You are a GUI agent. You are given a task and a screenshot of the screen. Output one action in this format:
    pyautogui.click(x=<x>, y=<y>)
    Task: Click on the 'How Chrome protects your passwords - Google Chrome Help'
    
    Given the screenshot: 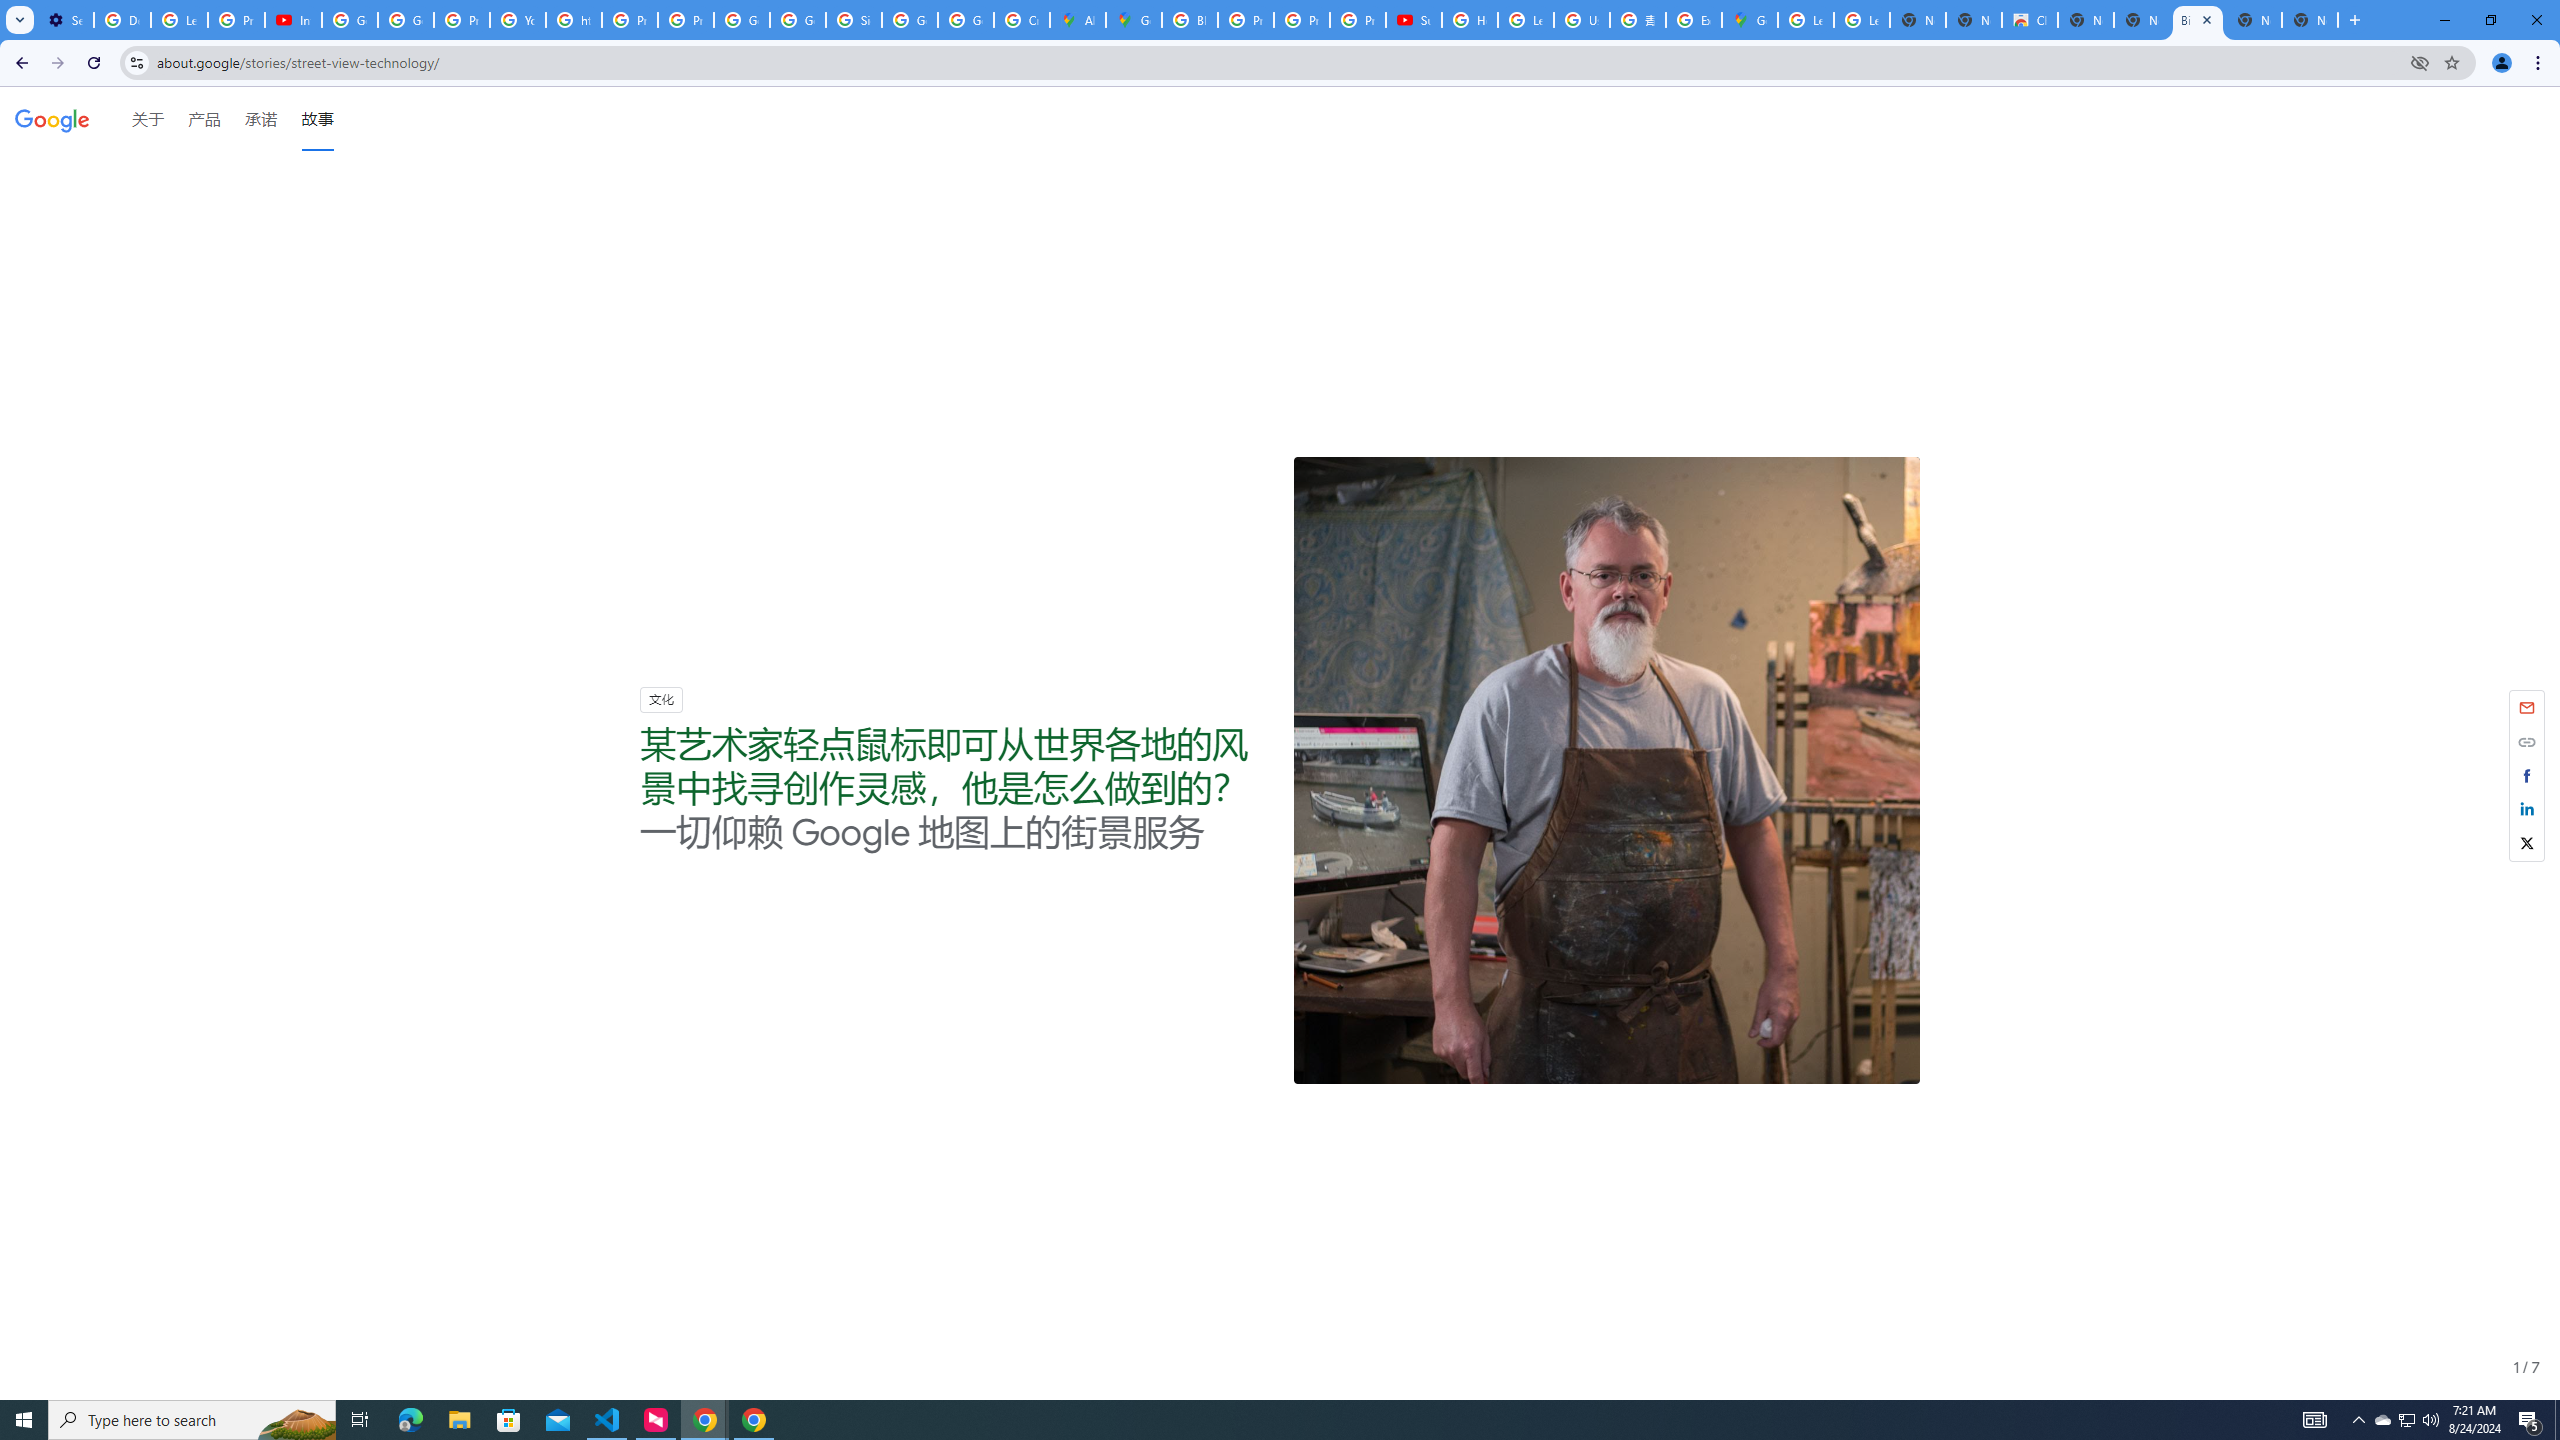 What is the action you would take?
    pyautogui.click(x=1469, y=19)
    